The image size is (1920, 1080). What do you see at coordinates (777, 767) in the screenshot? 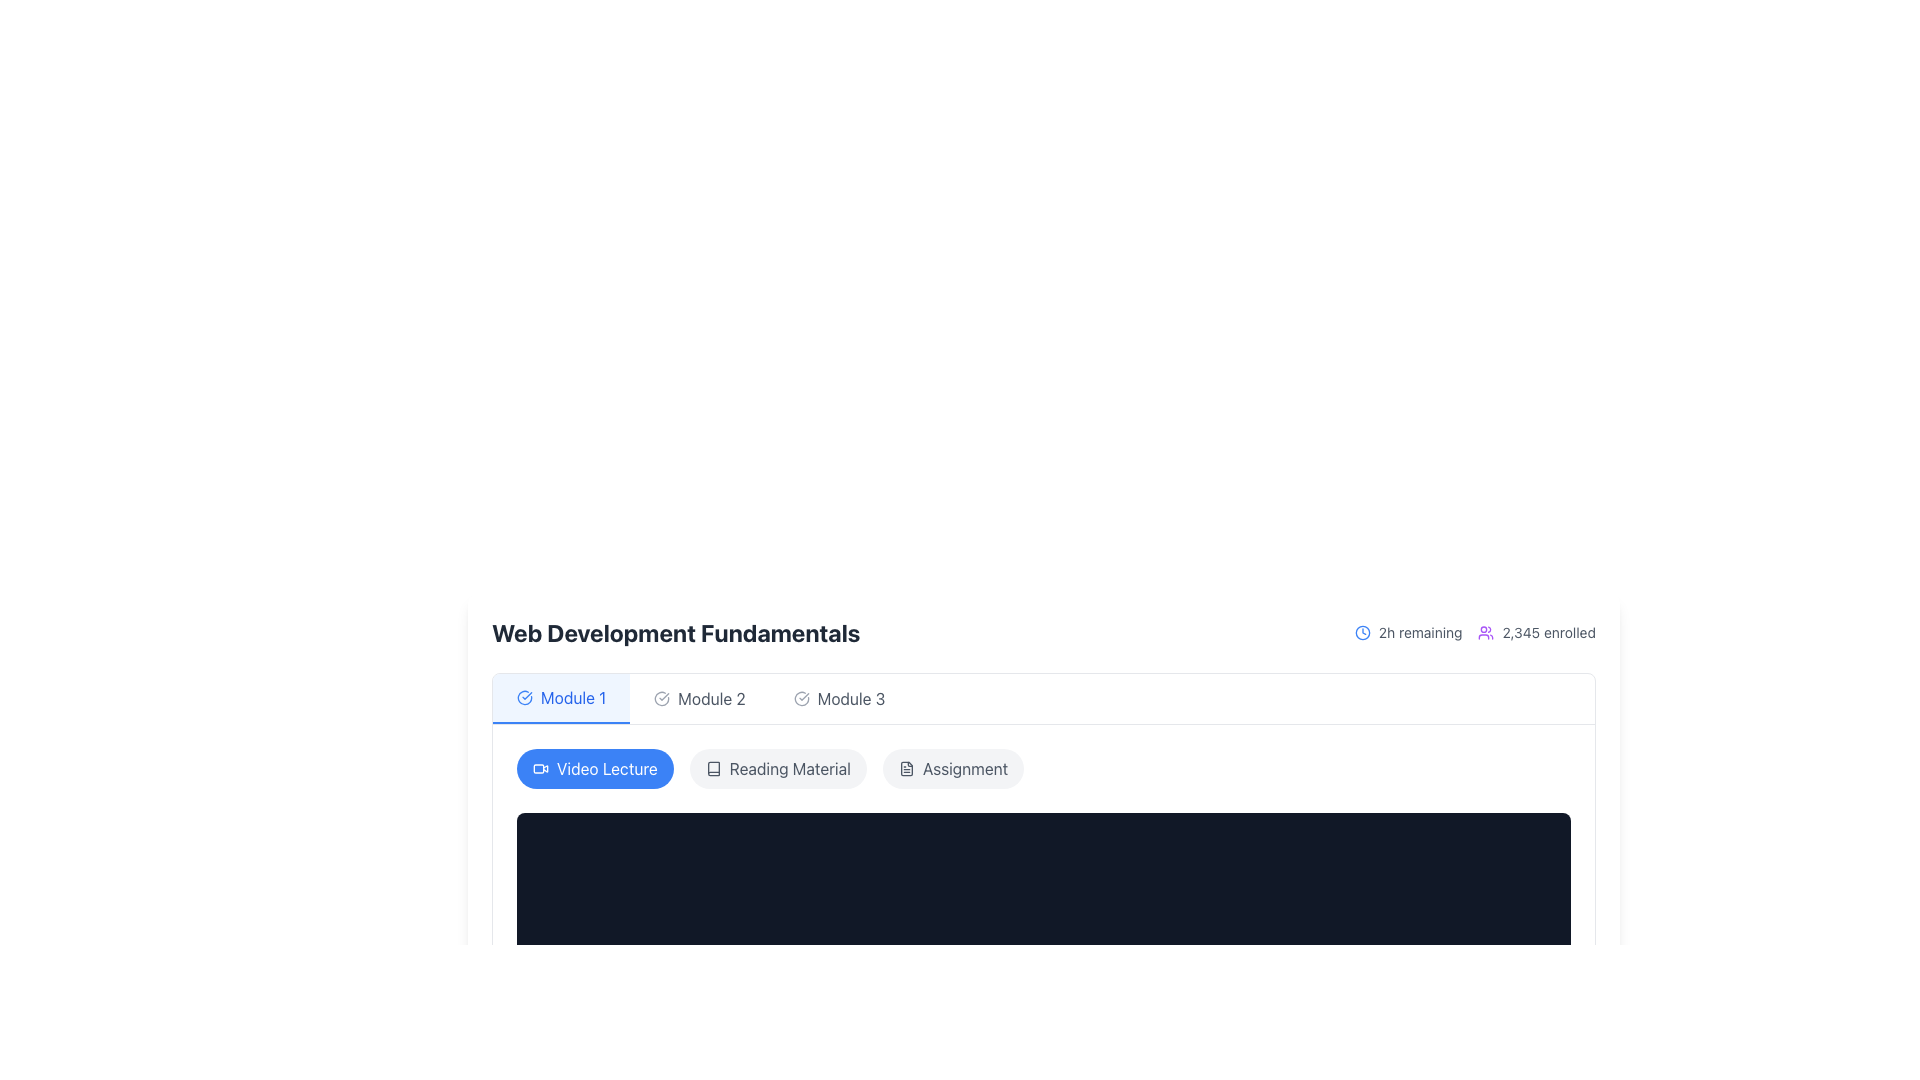
I see `the 'Reading Material' button, which is a rectangular button with rounded corners, light gray background, and dark gray text, located between the 'Video Lecture' and 'Assignment' buttons` at bounding box center [777, 767].